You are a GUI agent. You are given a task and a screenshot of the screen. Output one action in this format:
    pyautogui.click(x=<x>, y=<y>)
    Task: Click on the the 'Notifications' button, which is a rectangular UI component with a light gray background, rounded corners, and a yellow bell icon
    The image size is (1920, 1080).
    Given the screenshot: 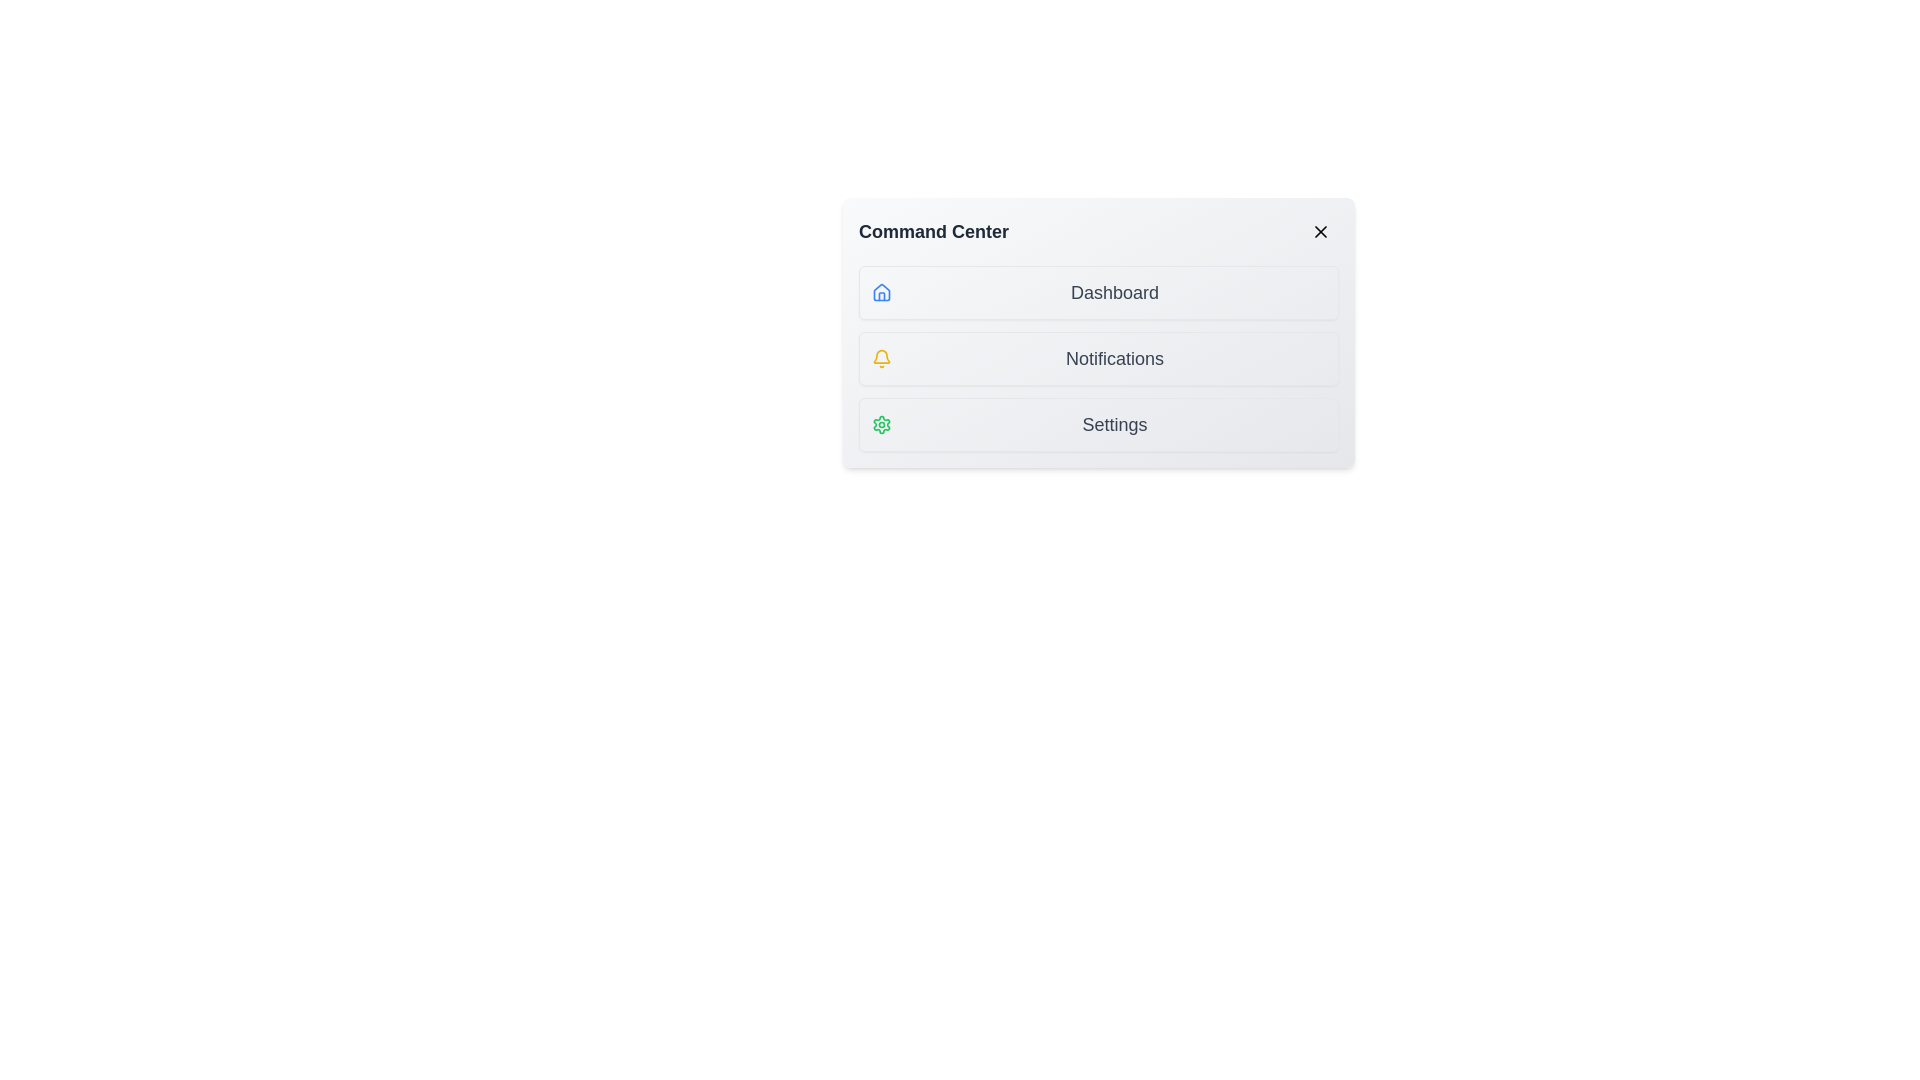 What is the action you would take?
    pyautogui.click(x=1098, y=357)
    